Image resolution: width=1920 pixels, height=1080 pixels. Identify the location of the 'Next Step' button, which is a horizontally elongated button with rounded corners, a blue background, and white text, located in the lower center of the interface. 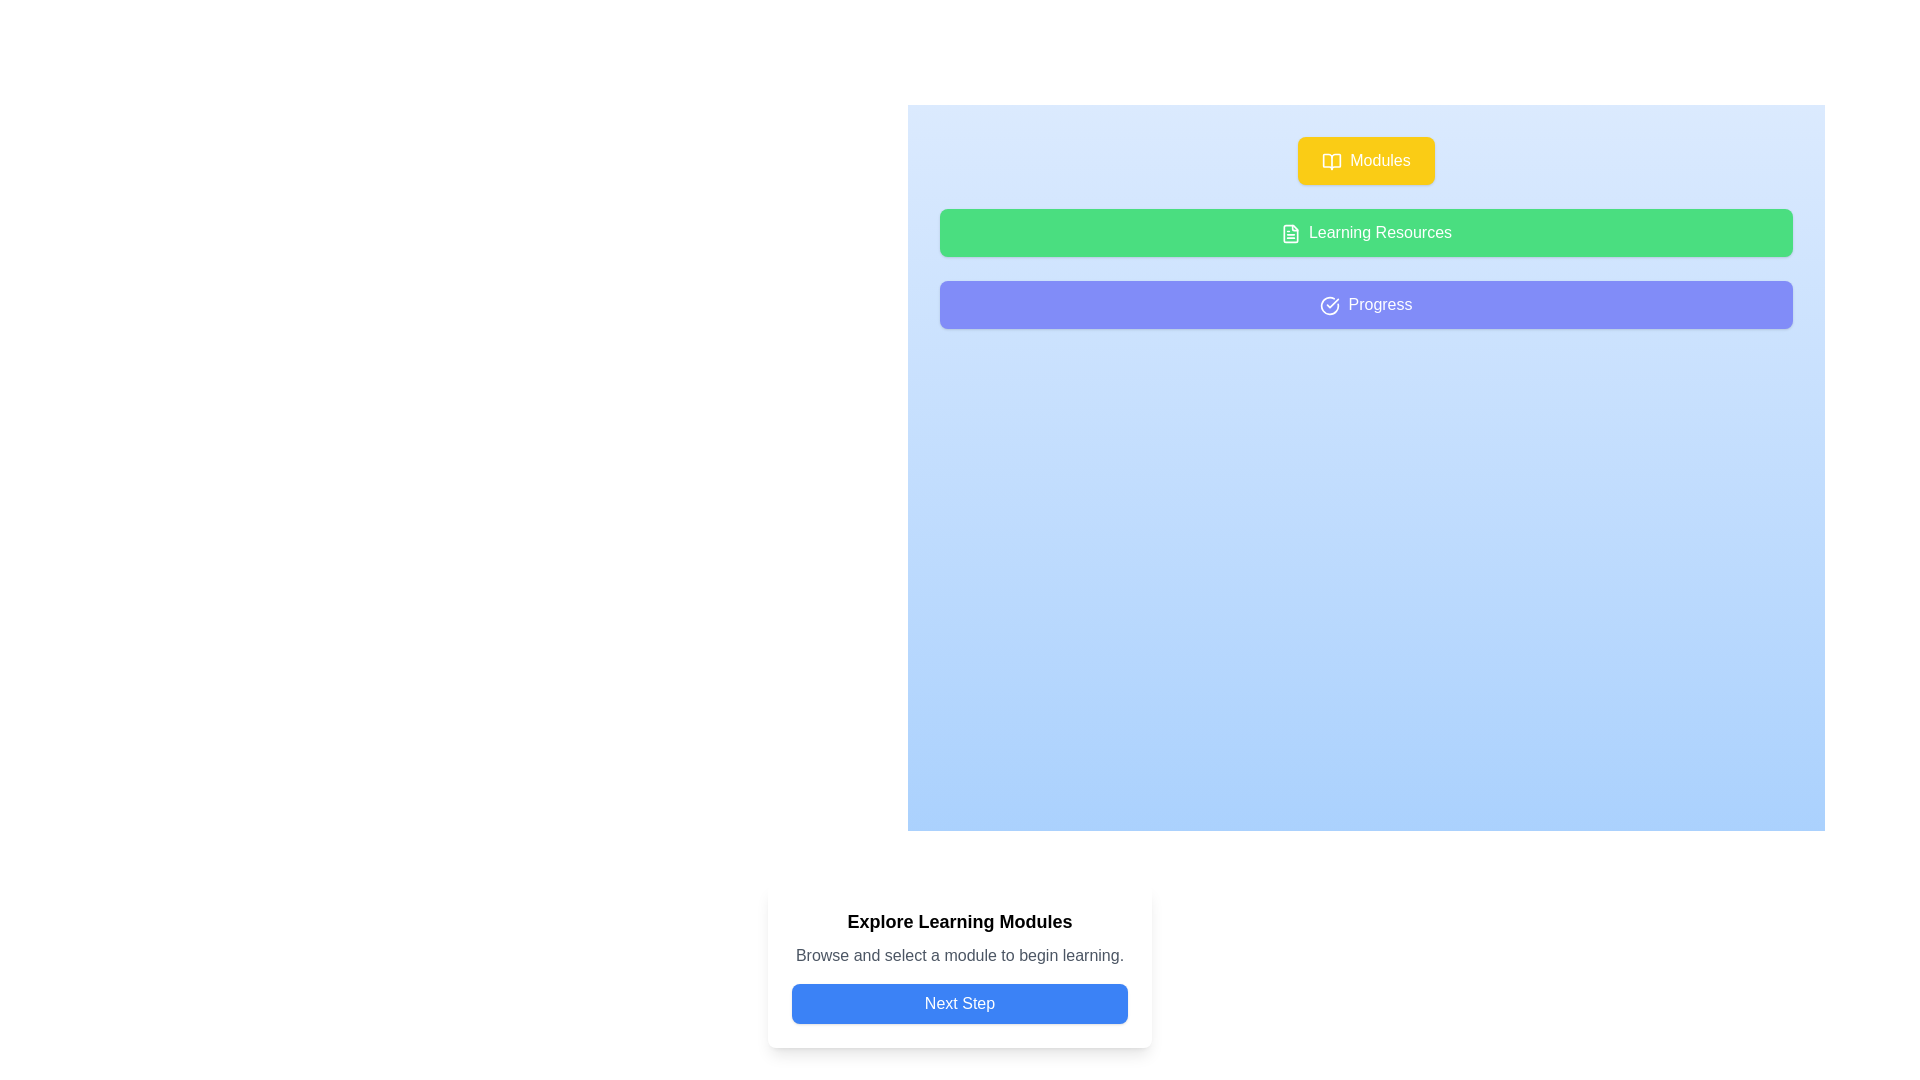
(960, 1003).